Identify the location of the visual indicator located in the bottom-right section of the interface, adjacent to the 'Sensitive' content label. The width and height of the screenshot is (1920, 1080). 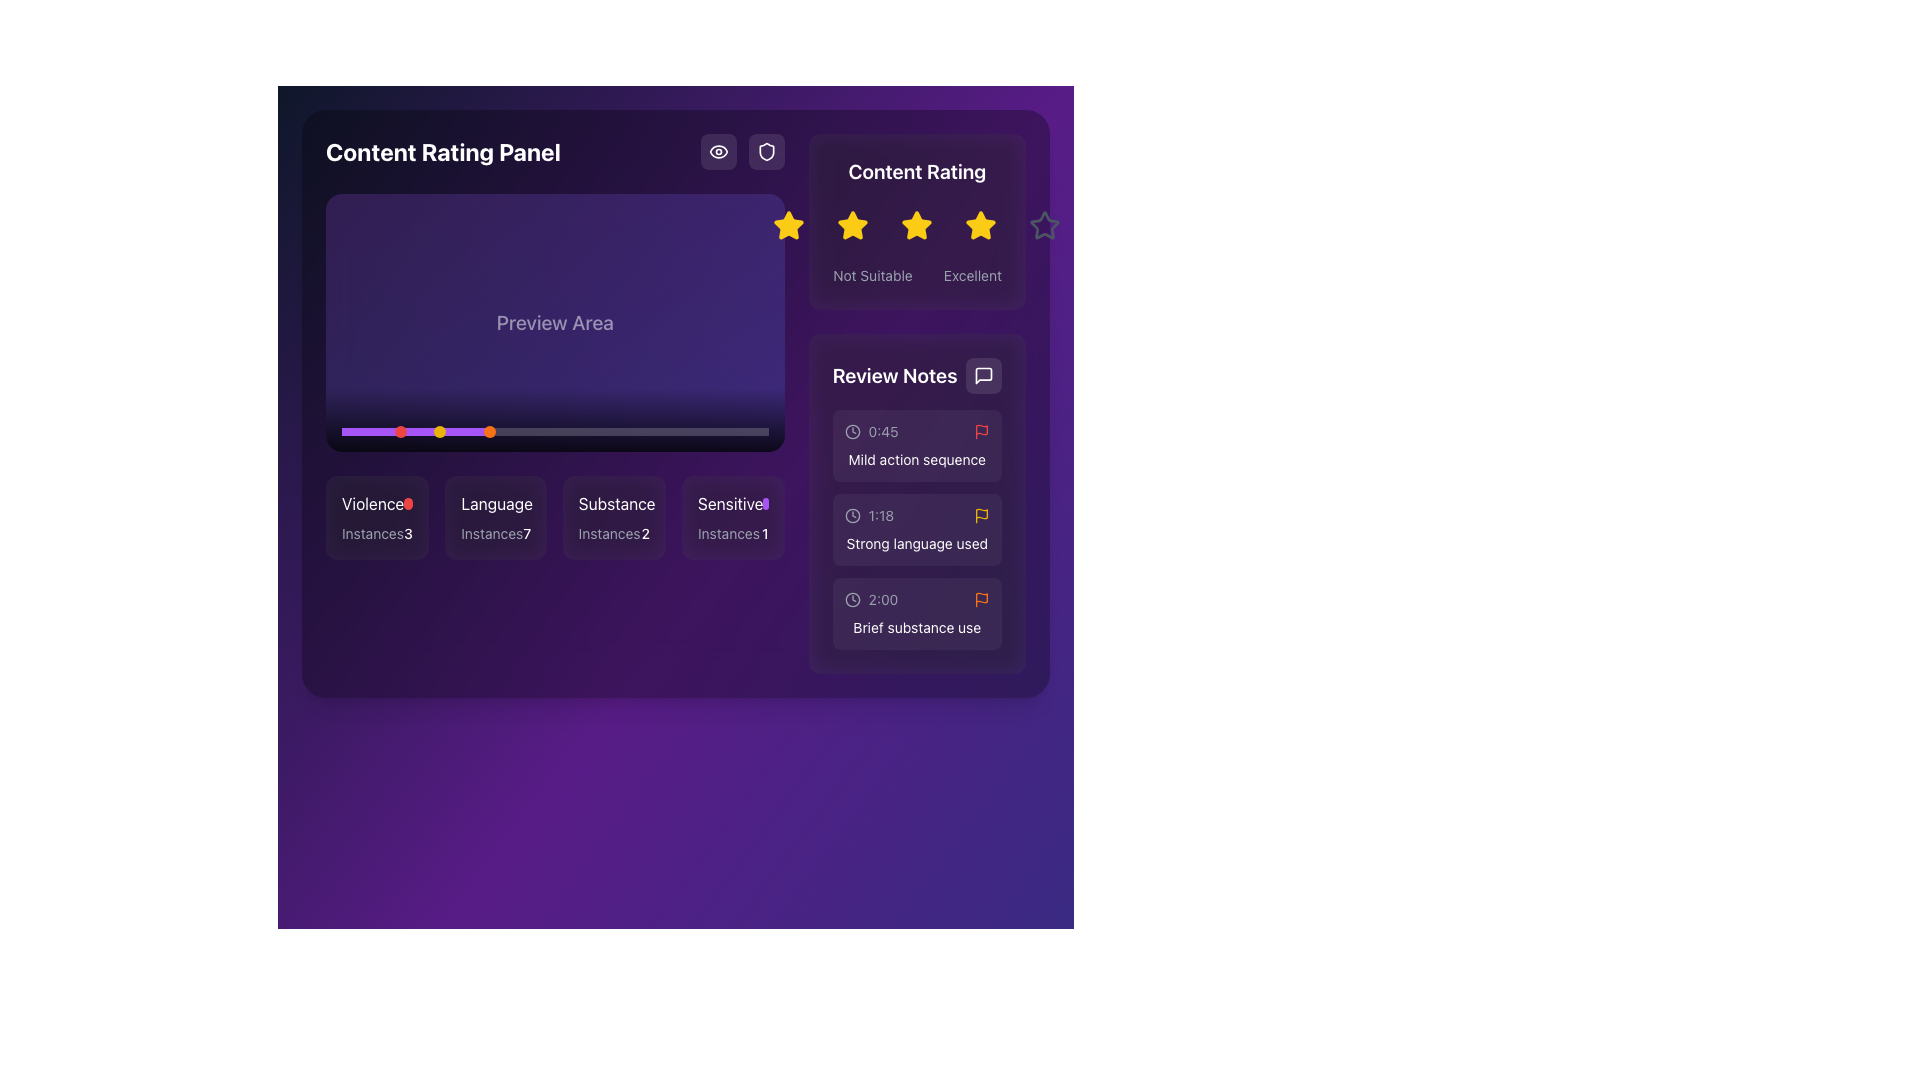
(765, 502).